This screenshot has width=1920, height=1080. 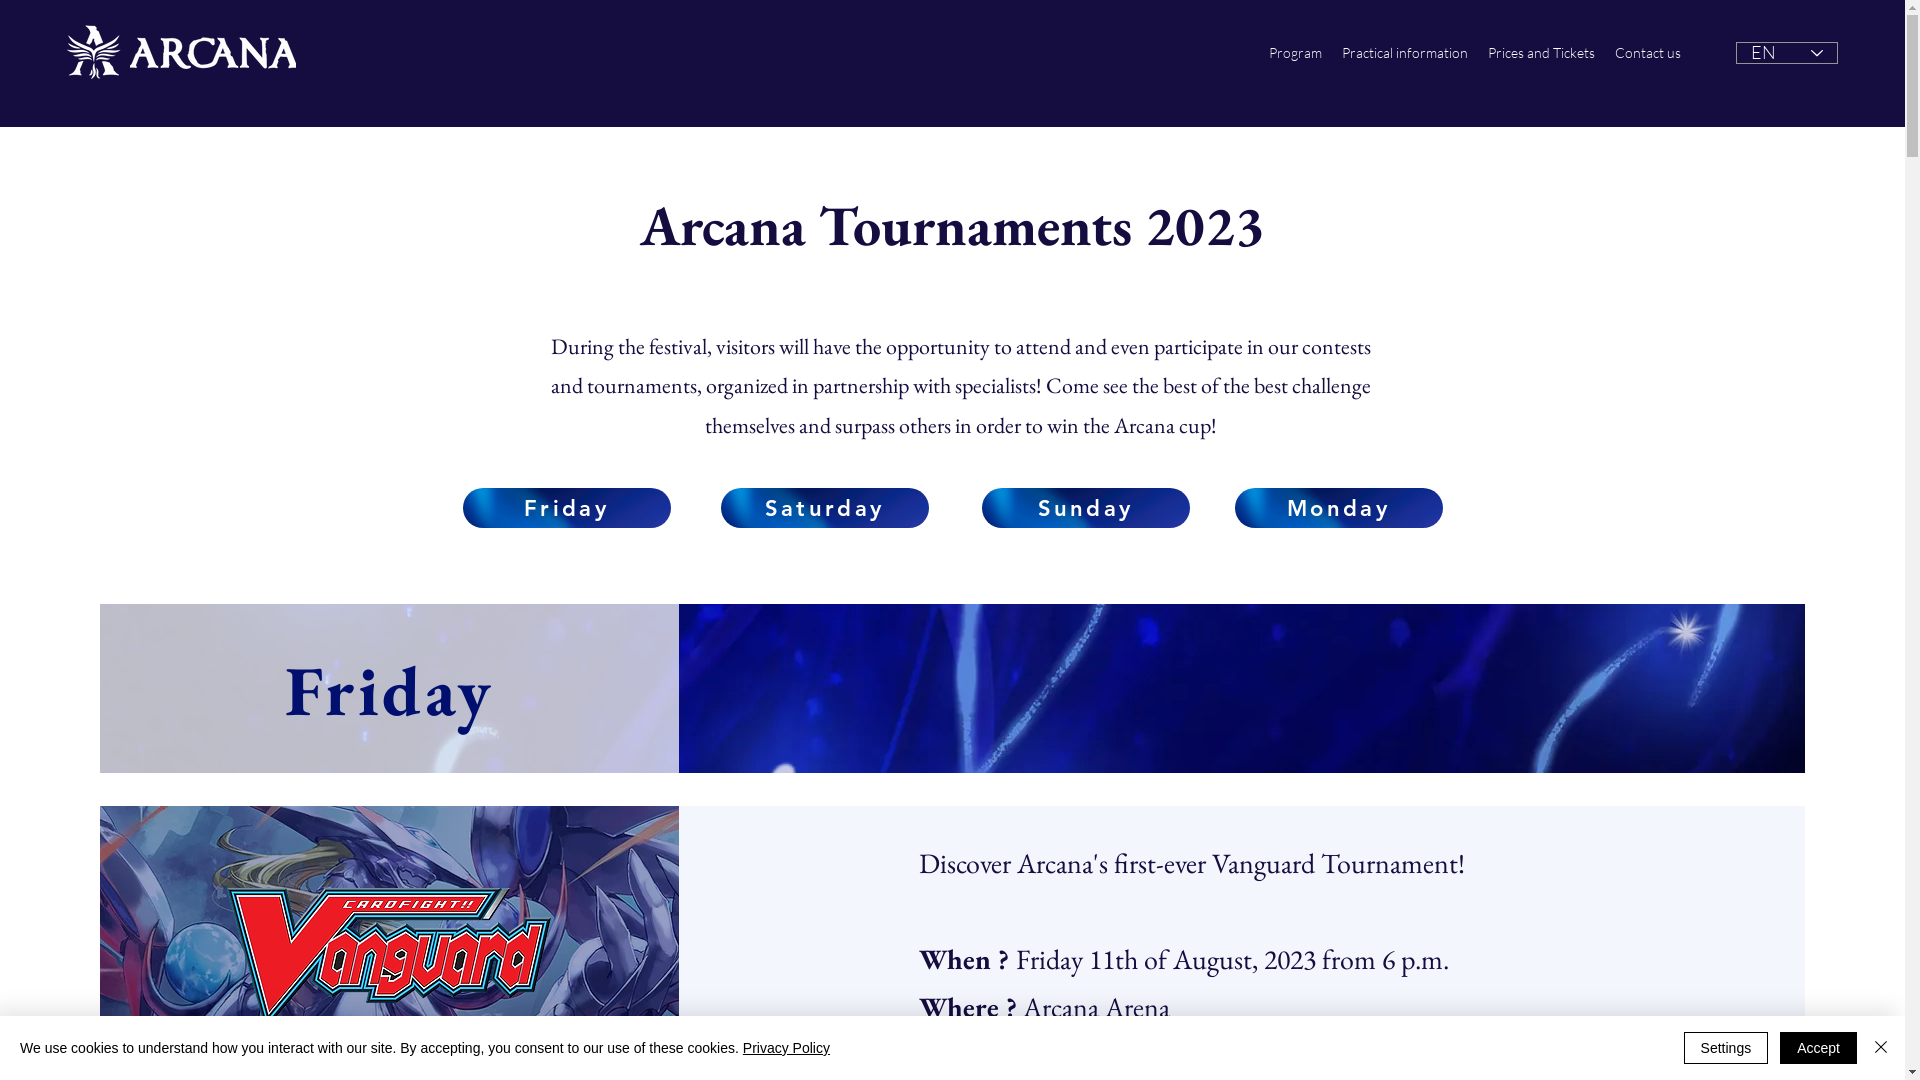 I want to click on 'Program', so click(x=1295, y=52).